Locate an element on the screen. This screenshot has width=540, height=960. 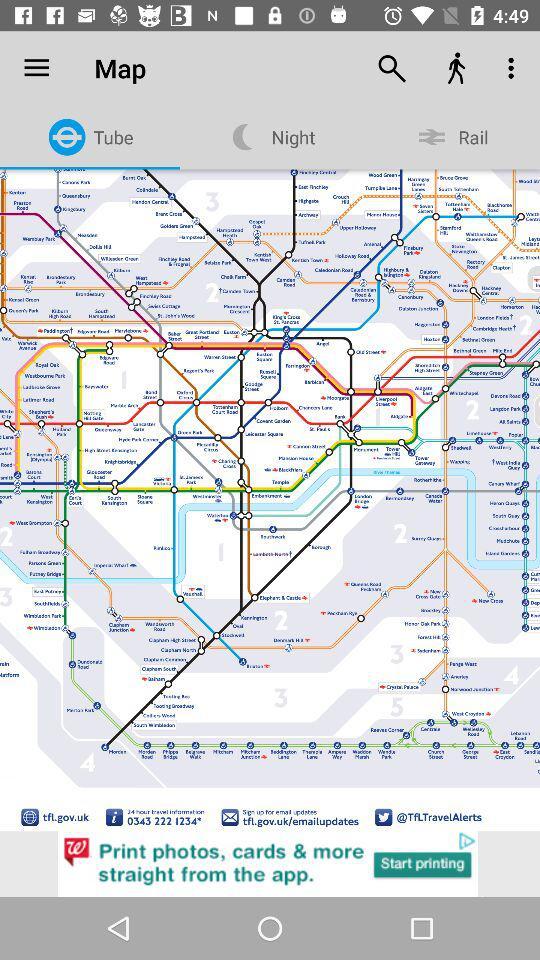
item below map icon is located at coordinates (270, 462).